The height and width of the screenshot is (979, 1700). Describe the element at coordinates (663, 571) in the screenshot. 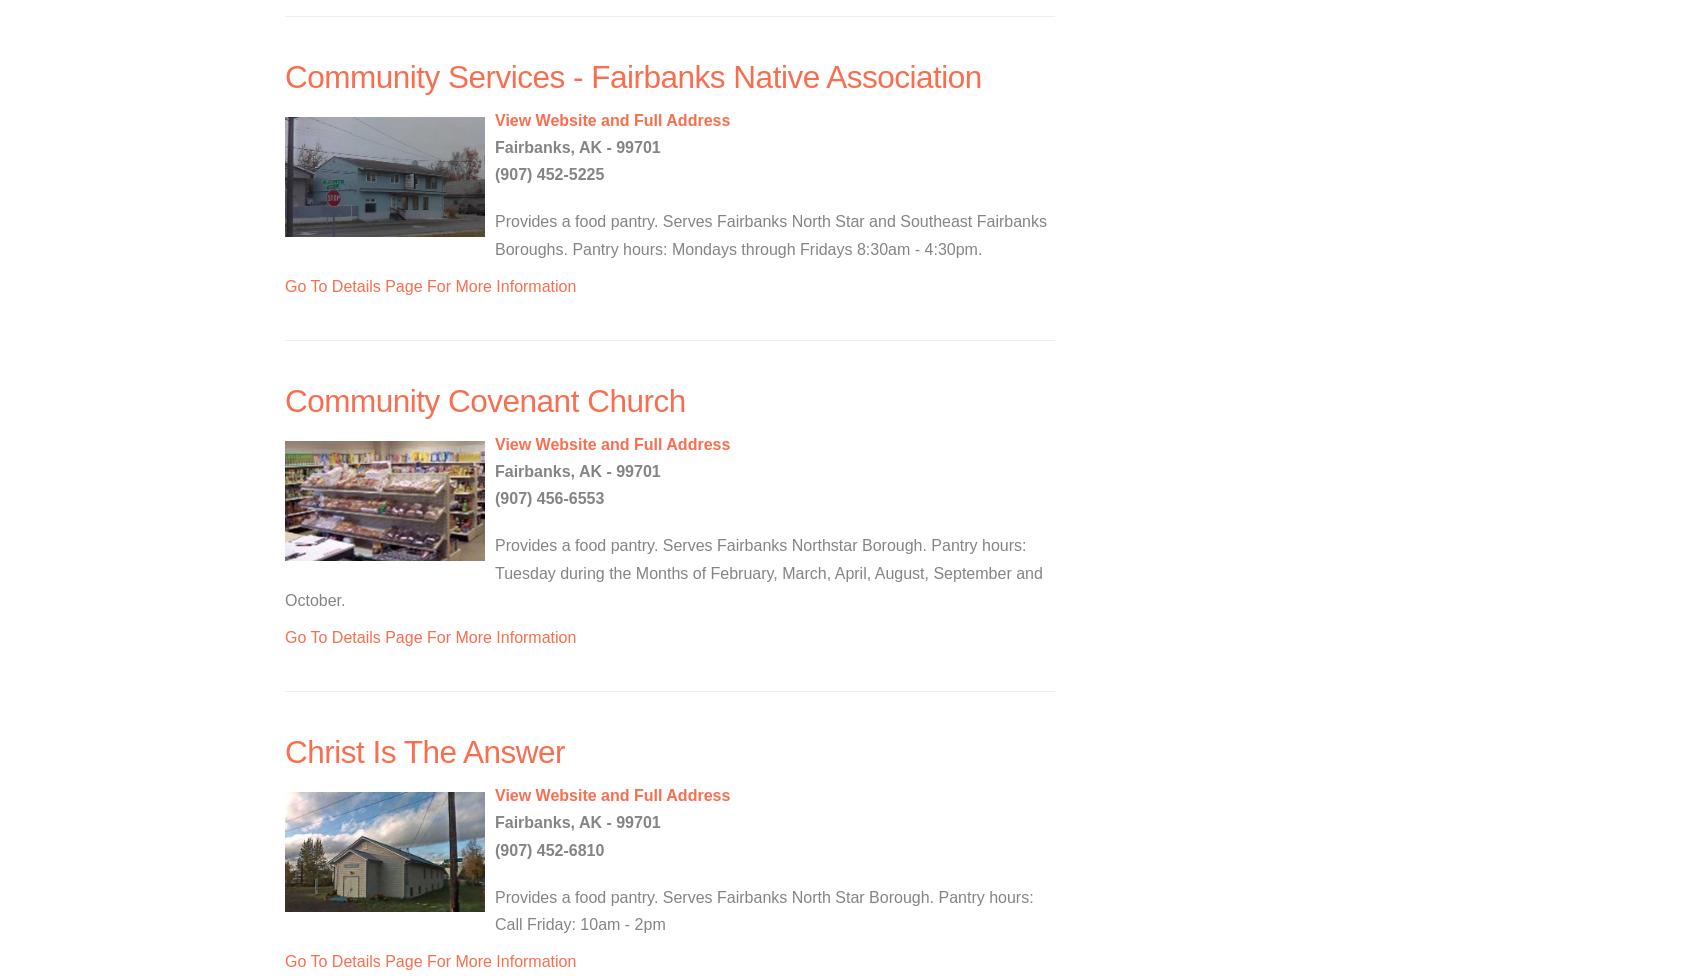

I see `'Provides a food pantry.  Serves Fairbanks Northstar Borough. Pantry hours: Tuesday during the Months of February, March, April, August, September and October.'` at that location.